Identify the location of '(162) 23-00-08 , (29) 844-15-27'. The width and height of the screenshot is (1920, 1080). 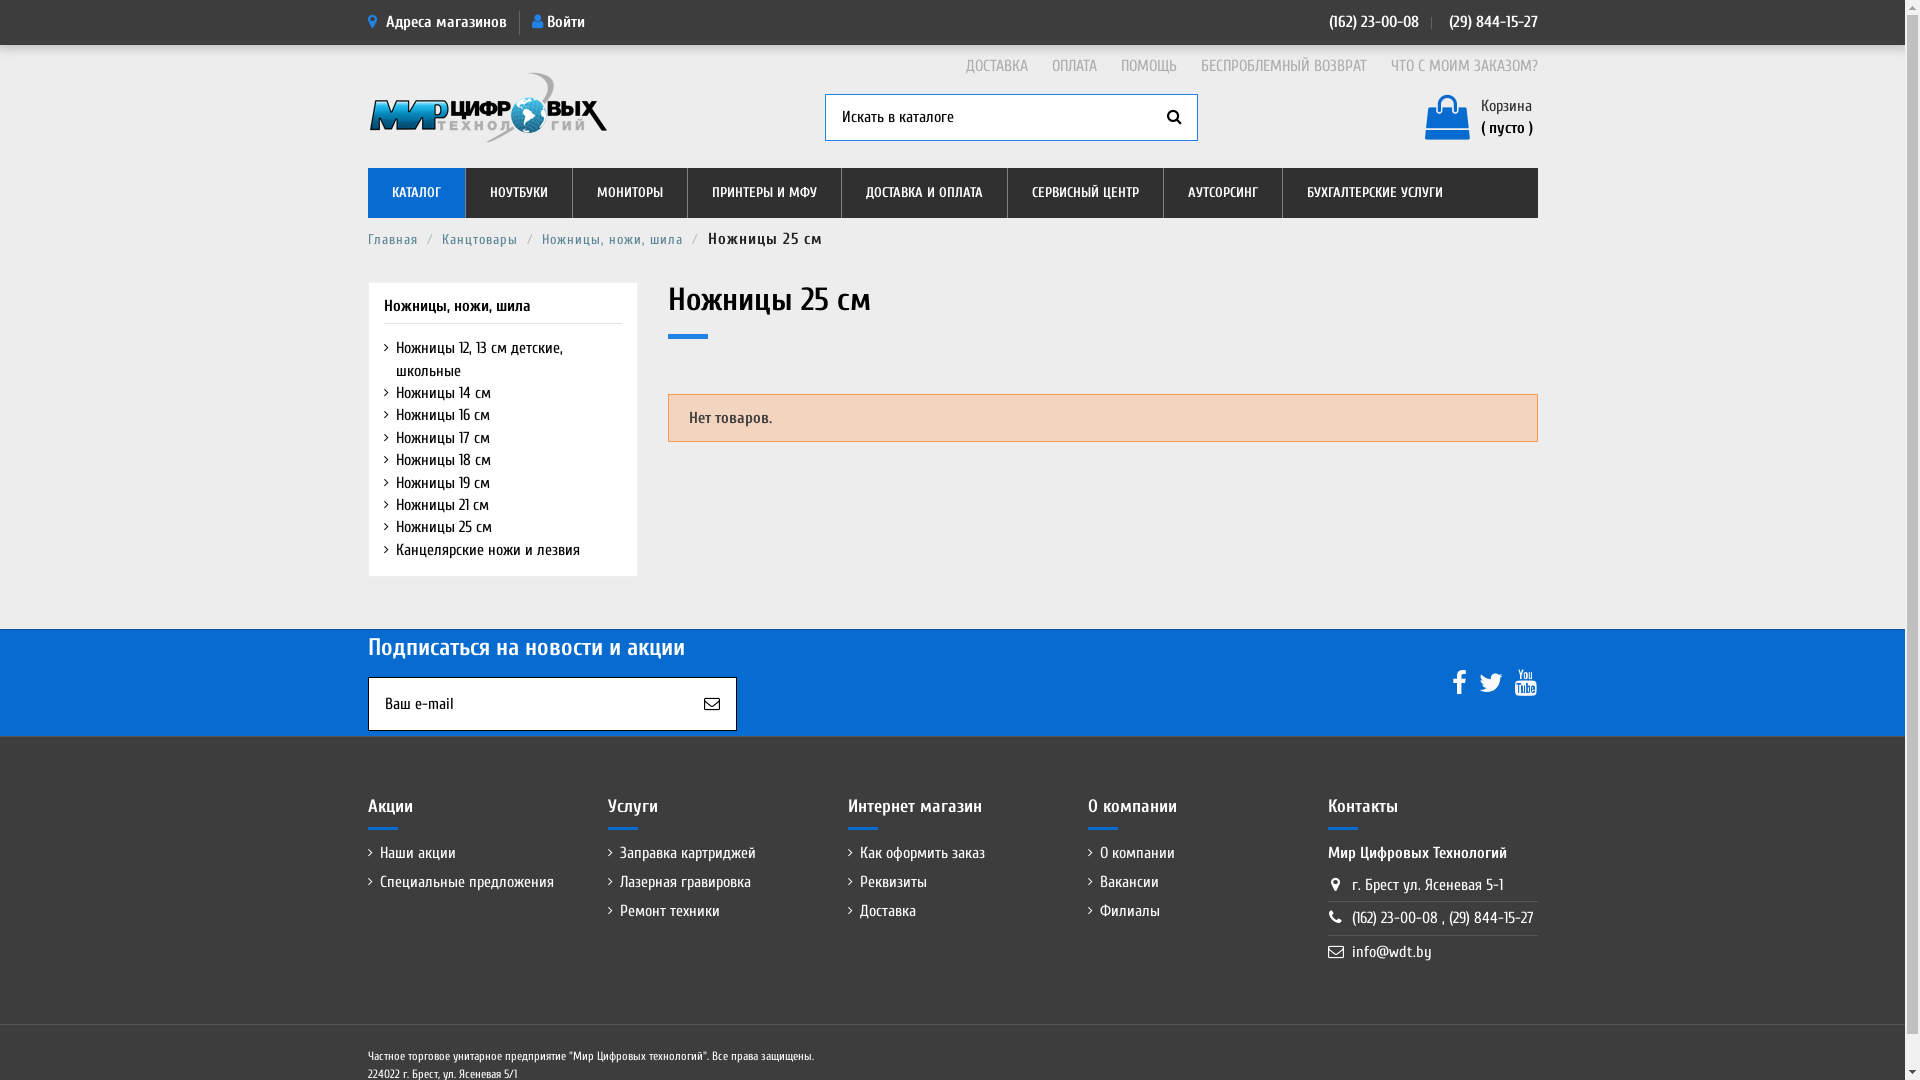
(1352, 918).